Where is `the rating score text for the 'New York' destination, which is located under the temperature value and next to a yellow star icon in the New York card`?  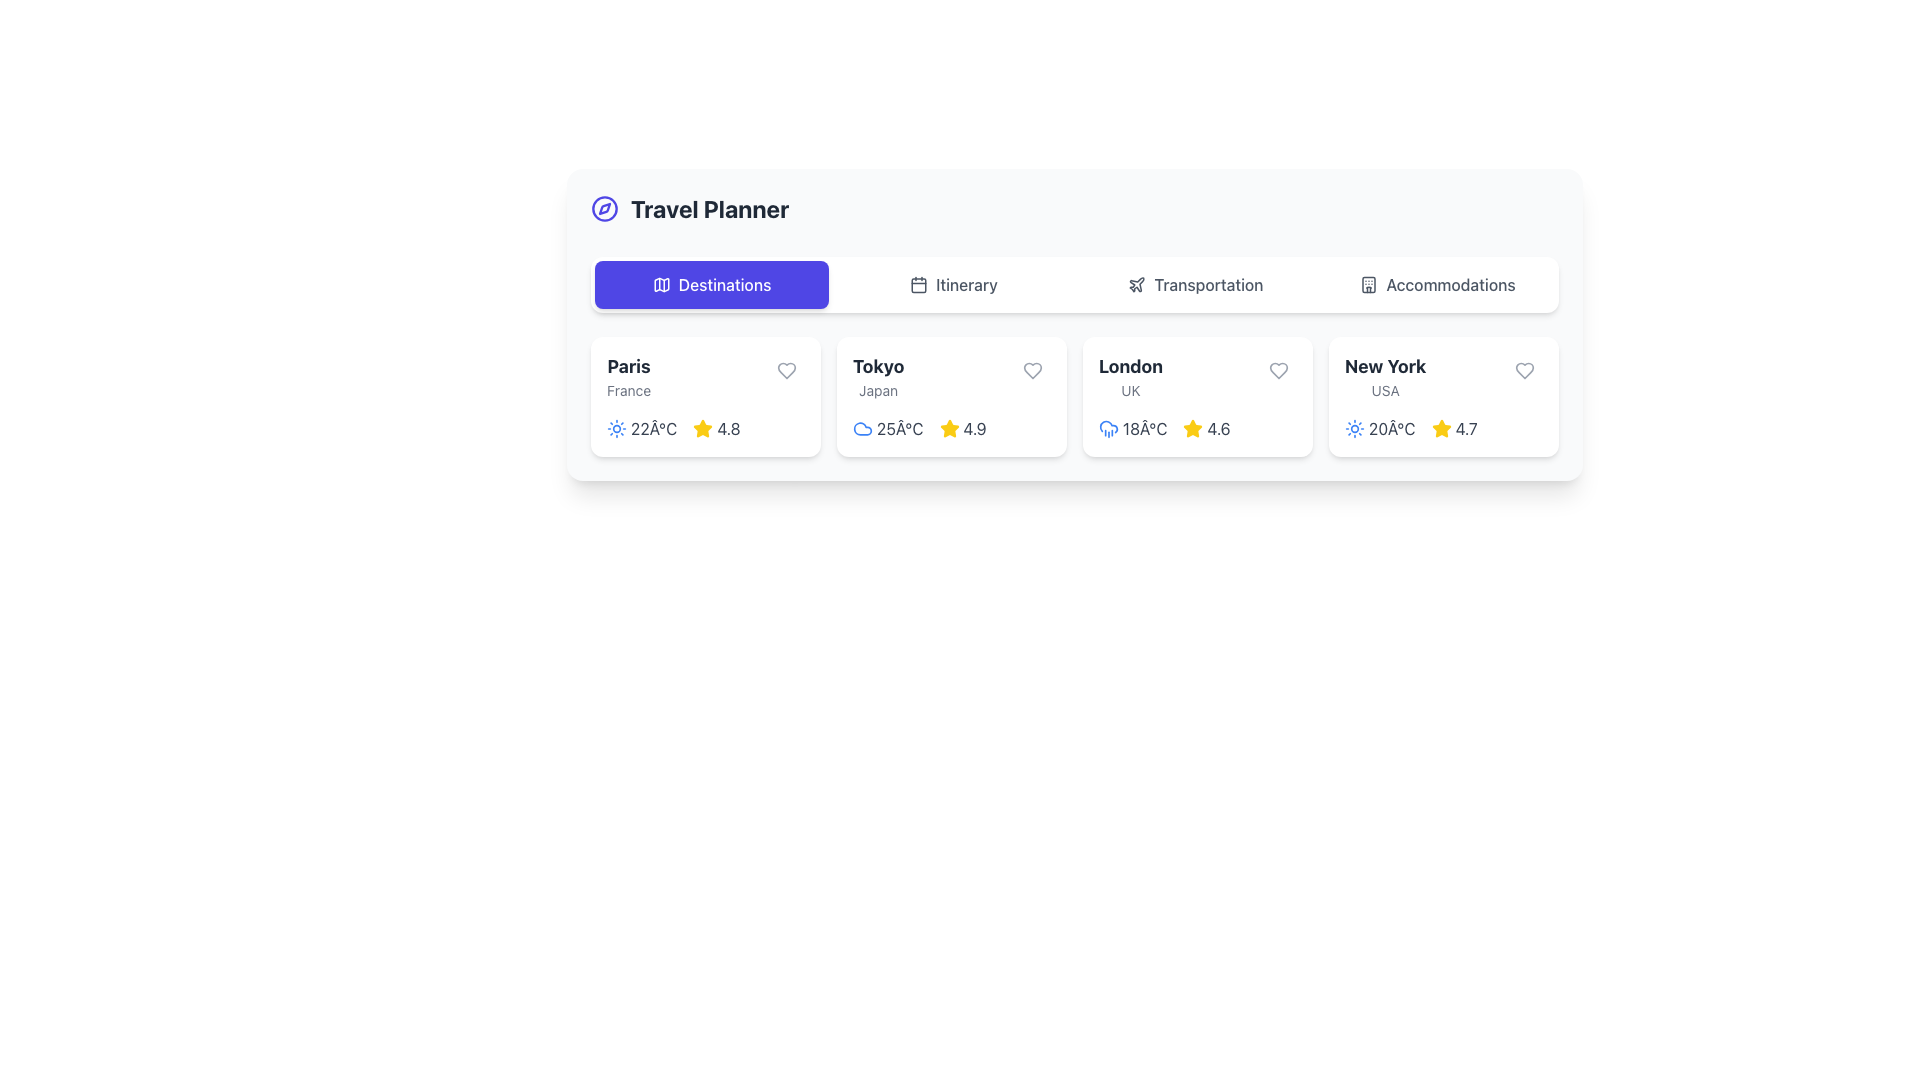
the rating score text for the 'New York' destination, which is located under the temperature value and next to a yellow star icon in the New York card is located at coordinates (1466, 427).